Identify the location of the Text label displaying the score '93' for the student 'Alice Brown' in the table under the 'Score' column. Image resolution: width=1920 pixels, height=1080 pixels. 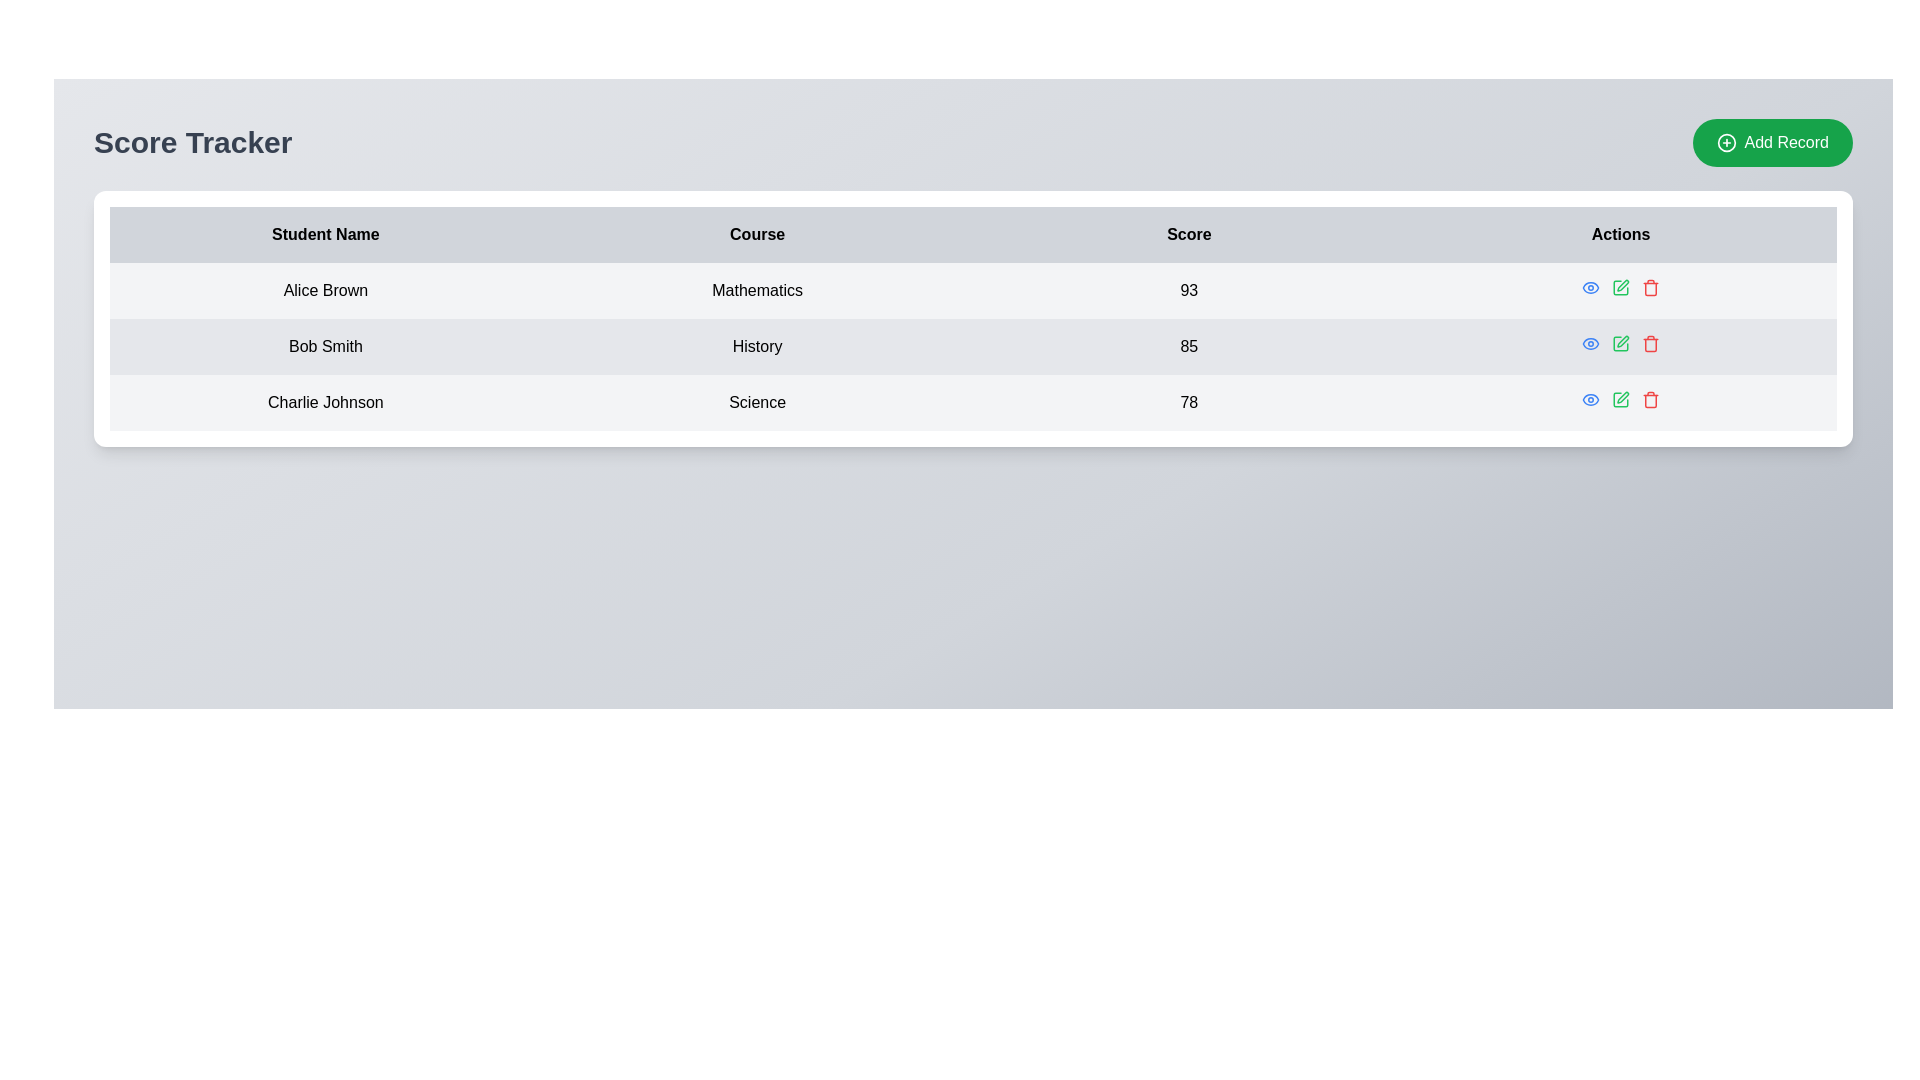
(1189, 290).